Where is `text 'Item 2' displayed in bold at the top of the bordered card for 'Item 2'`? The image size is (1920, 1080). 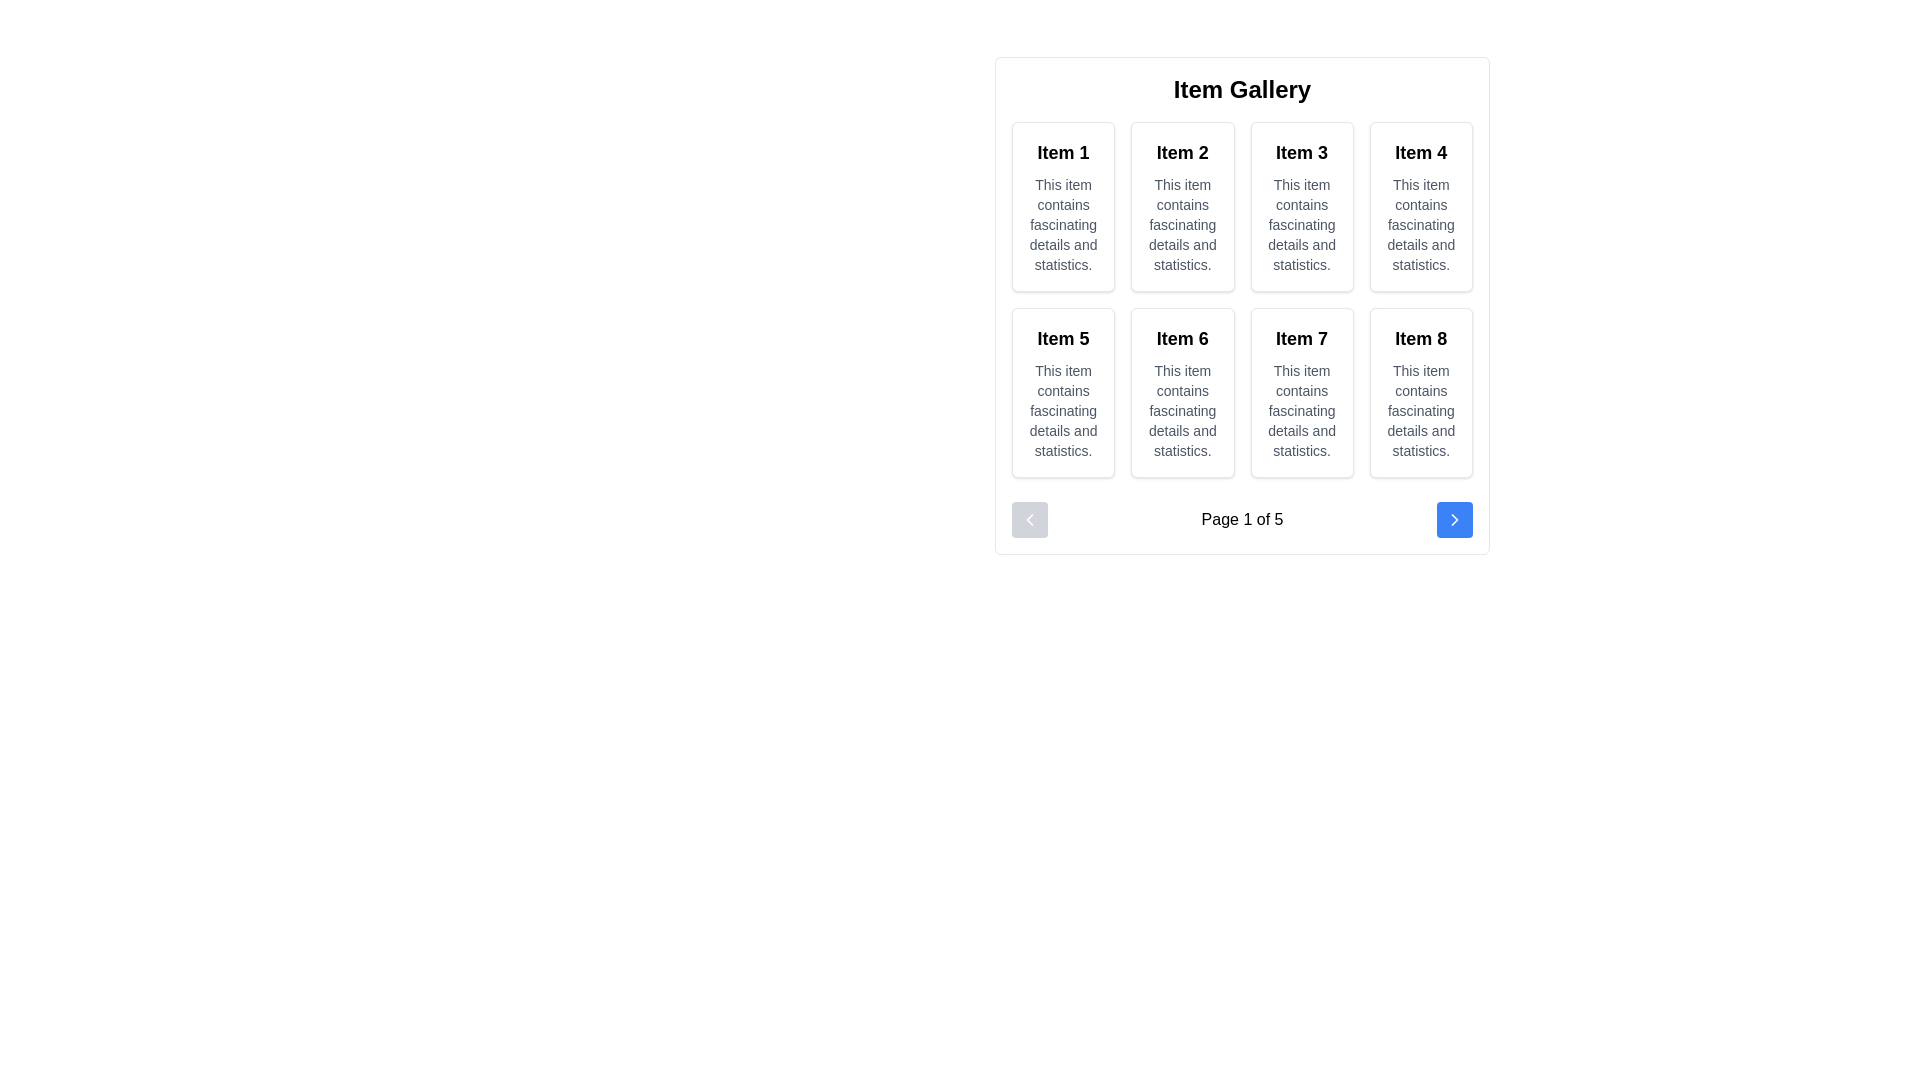
text 'Item 2' displayed in bold at the top of the bordered card for 'Item 2' is located at coordinates (1182, 152).